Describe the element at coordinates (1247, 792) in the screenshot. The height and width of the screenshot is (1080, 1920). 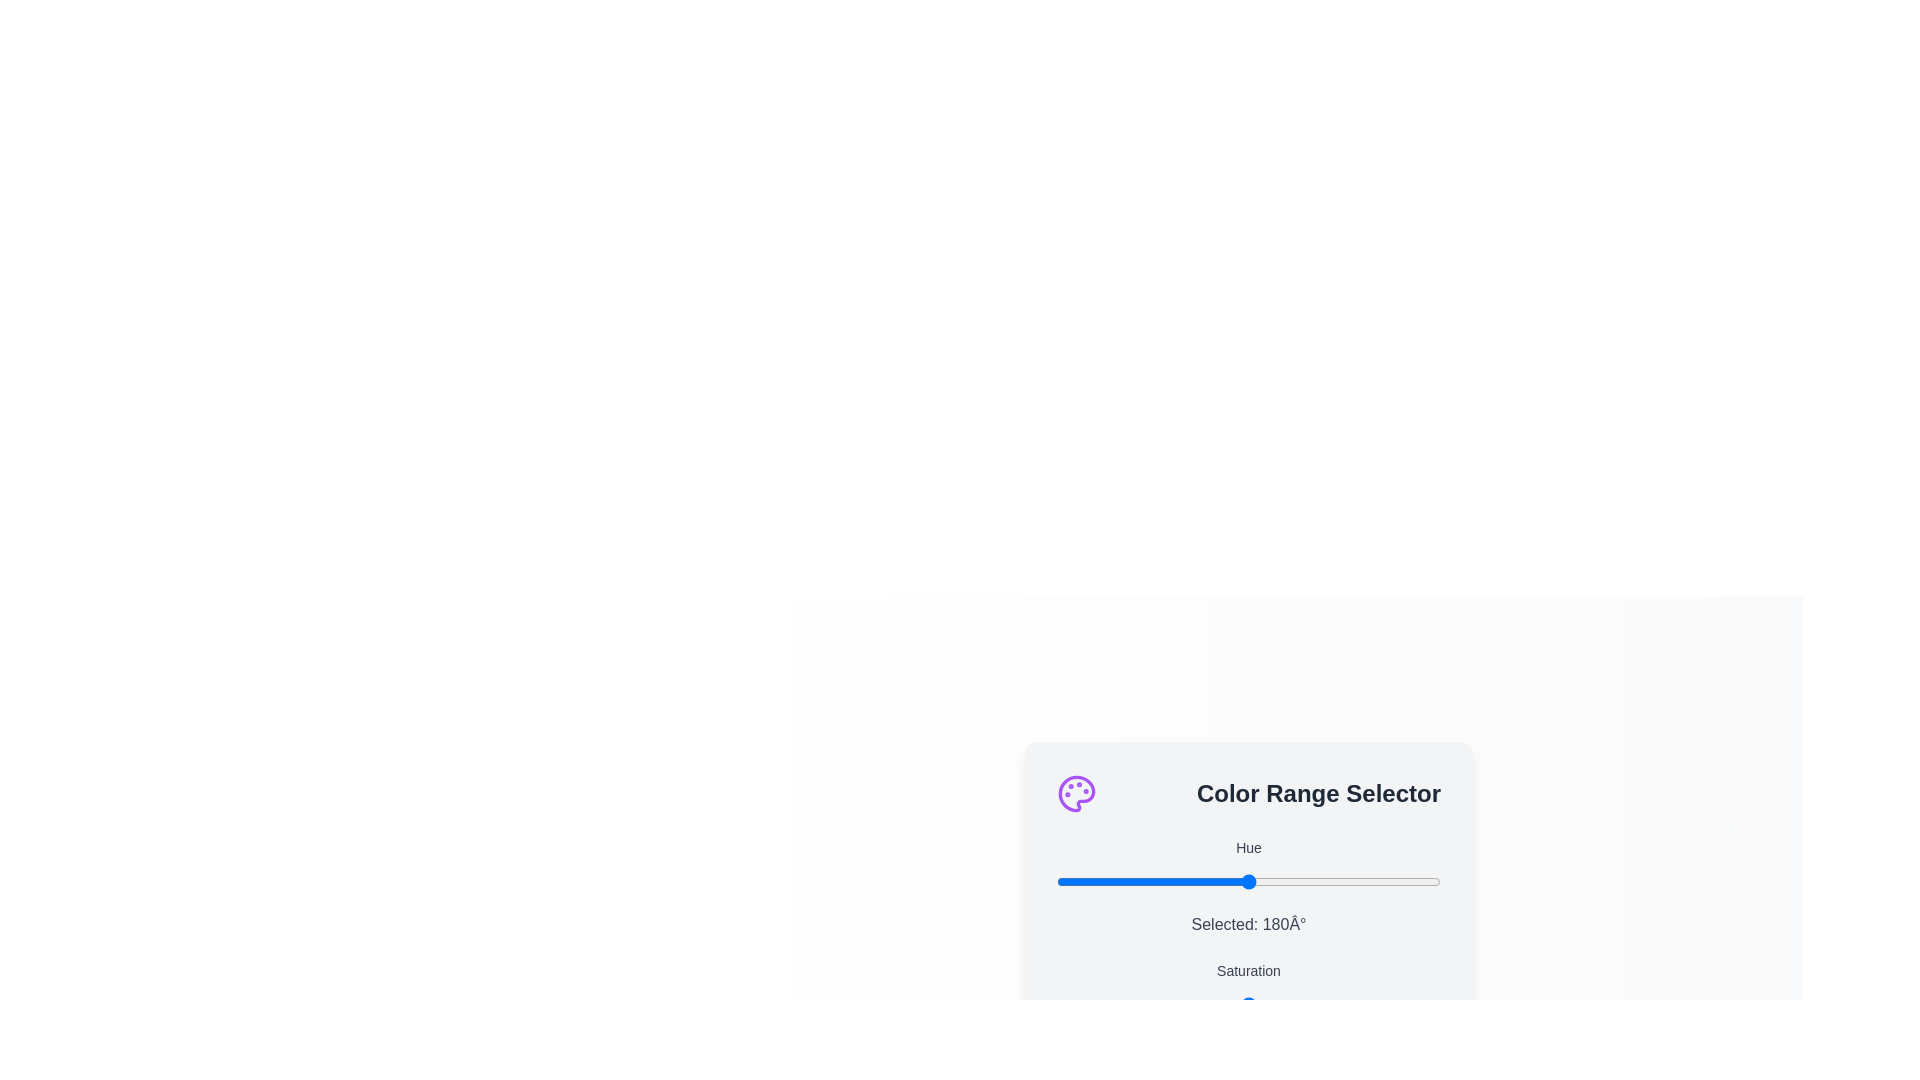
I see `the header label with an accompanying icon for the color selection panel, which is positioned at the top left of the panel and may enable navigation` at that location.